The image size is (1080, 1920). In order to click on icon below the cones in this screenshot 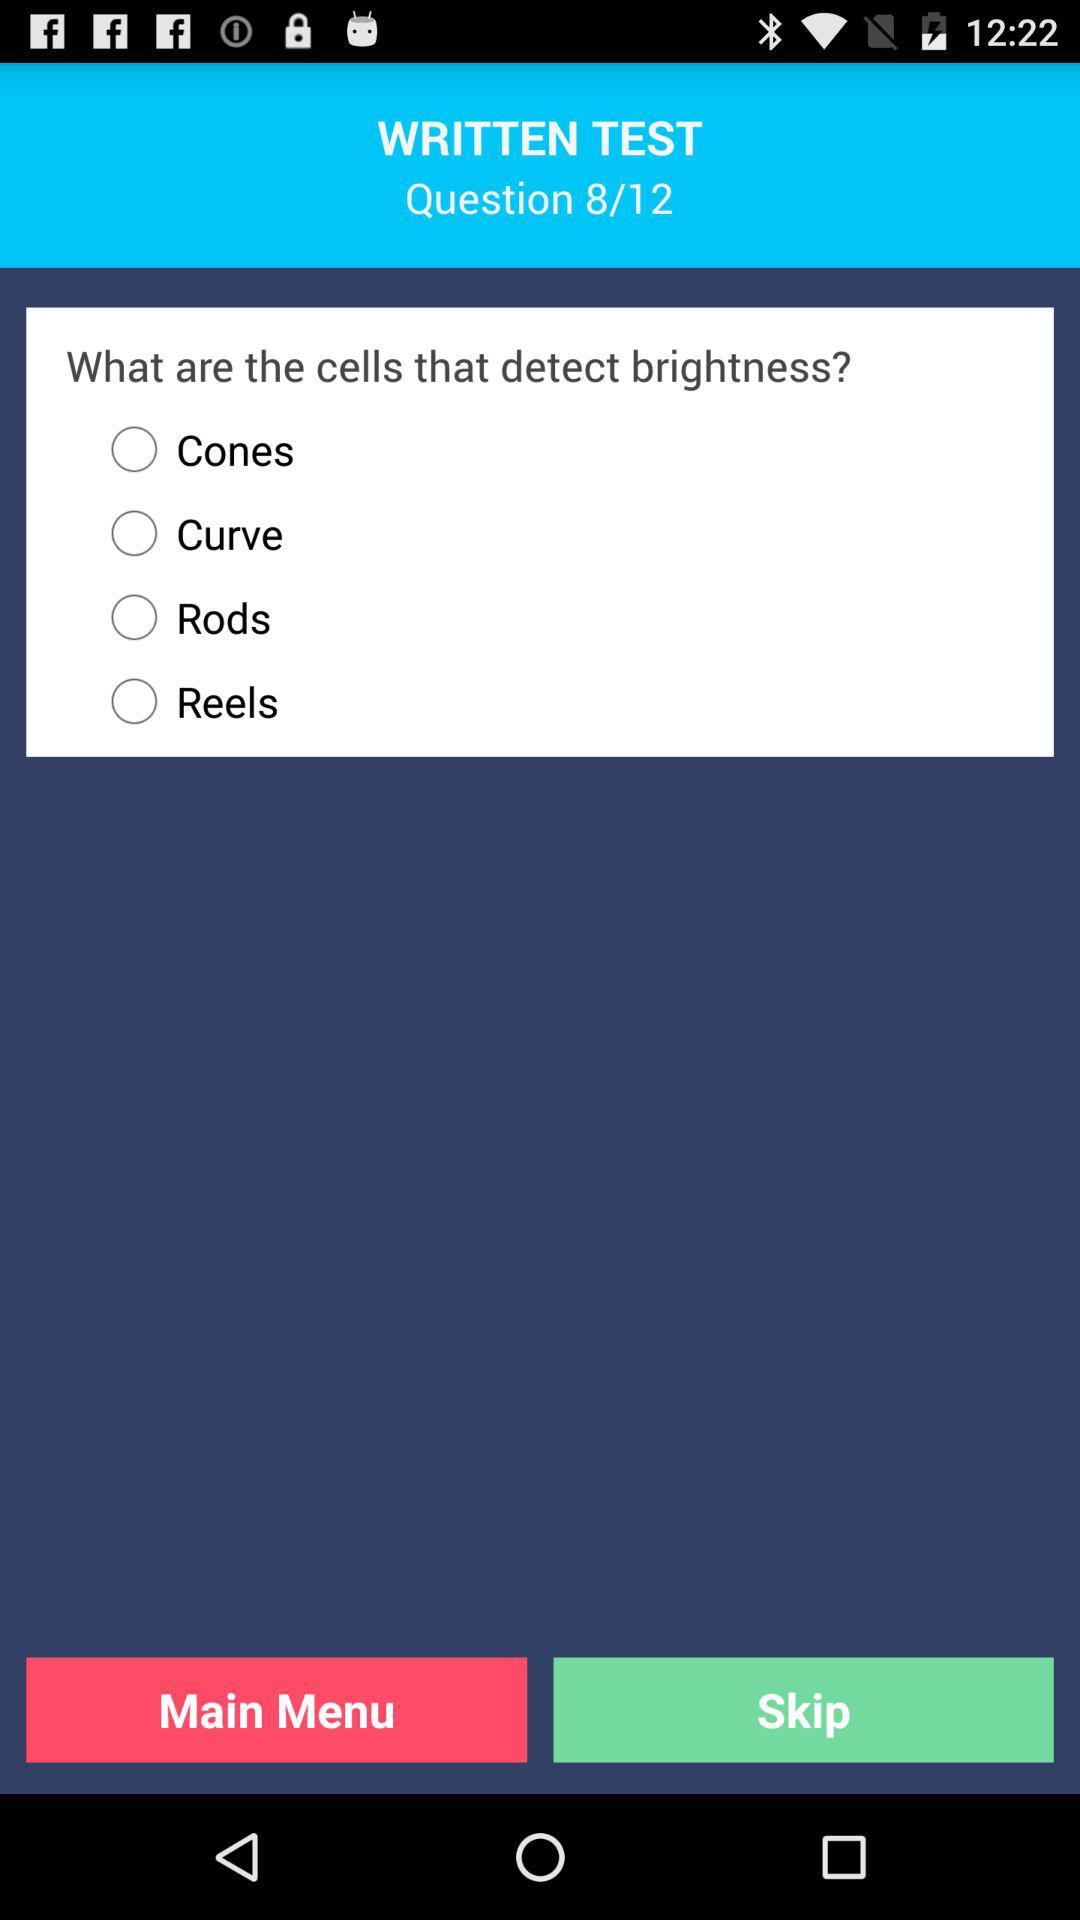, I will do `click(187, 533)`.